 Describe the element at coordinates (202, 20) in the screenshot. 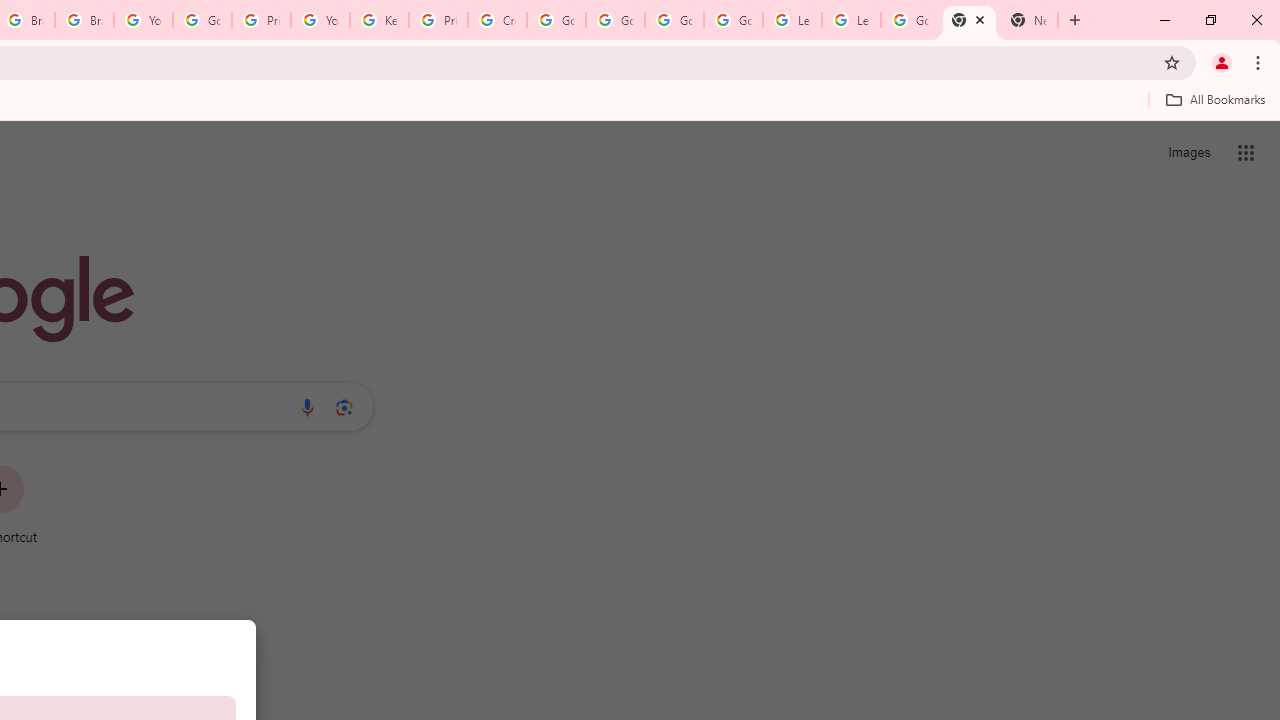

I see `'Google Account Help'` at that location.